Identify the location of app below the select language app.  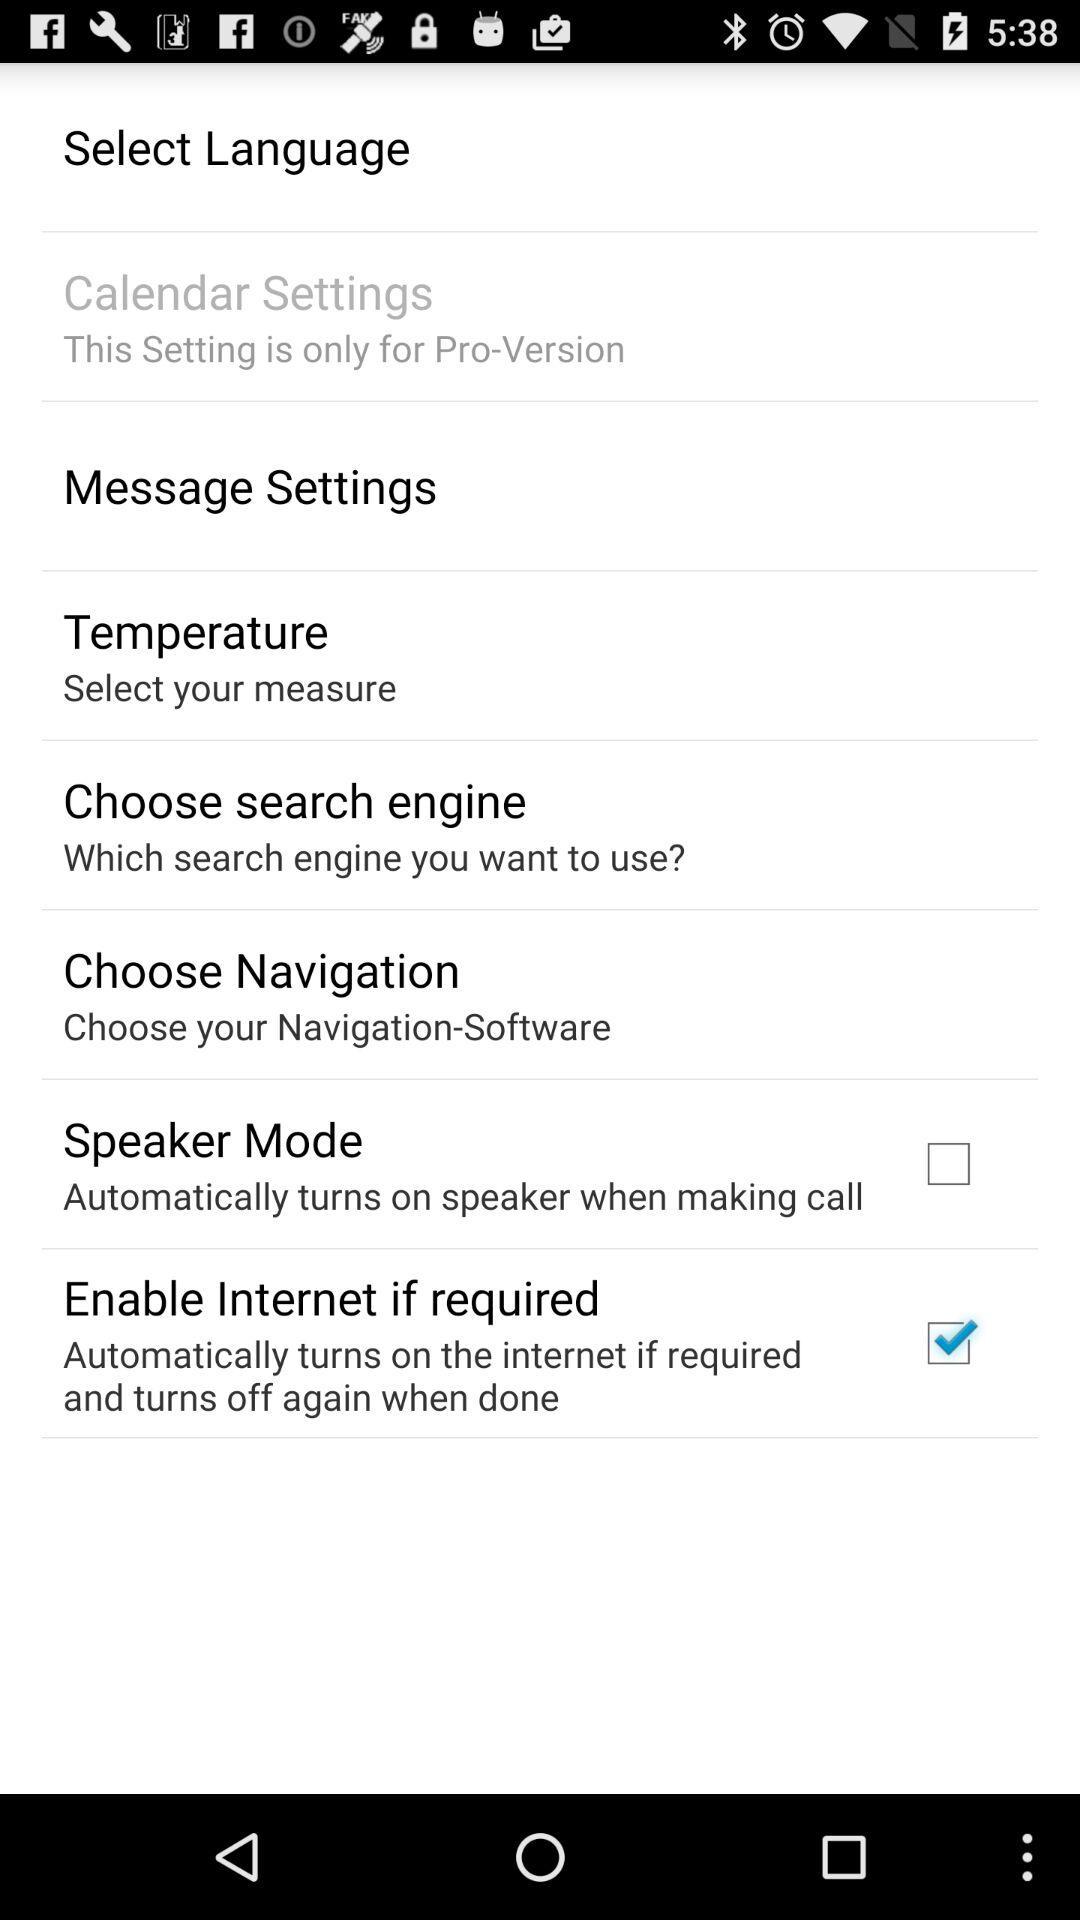
(247, 290).